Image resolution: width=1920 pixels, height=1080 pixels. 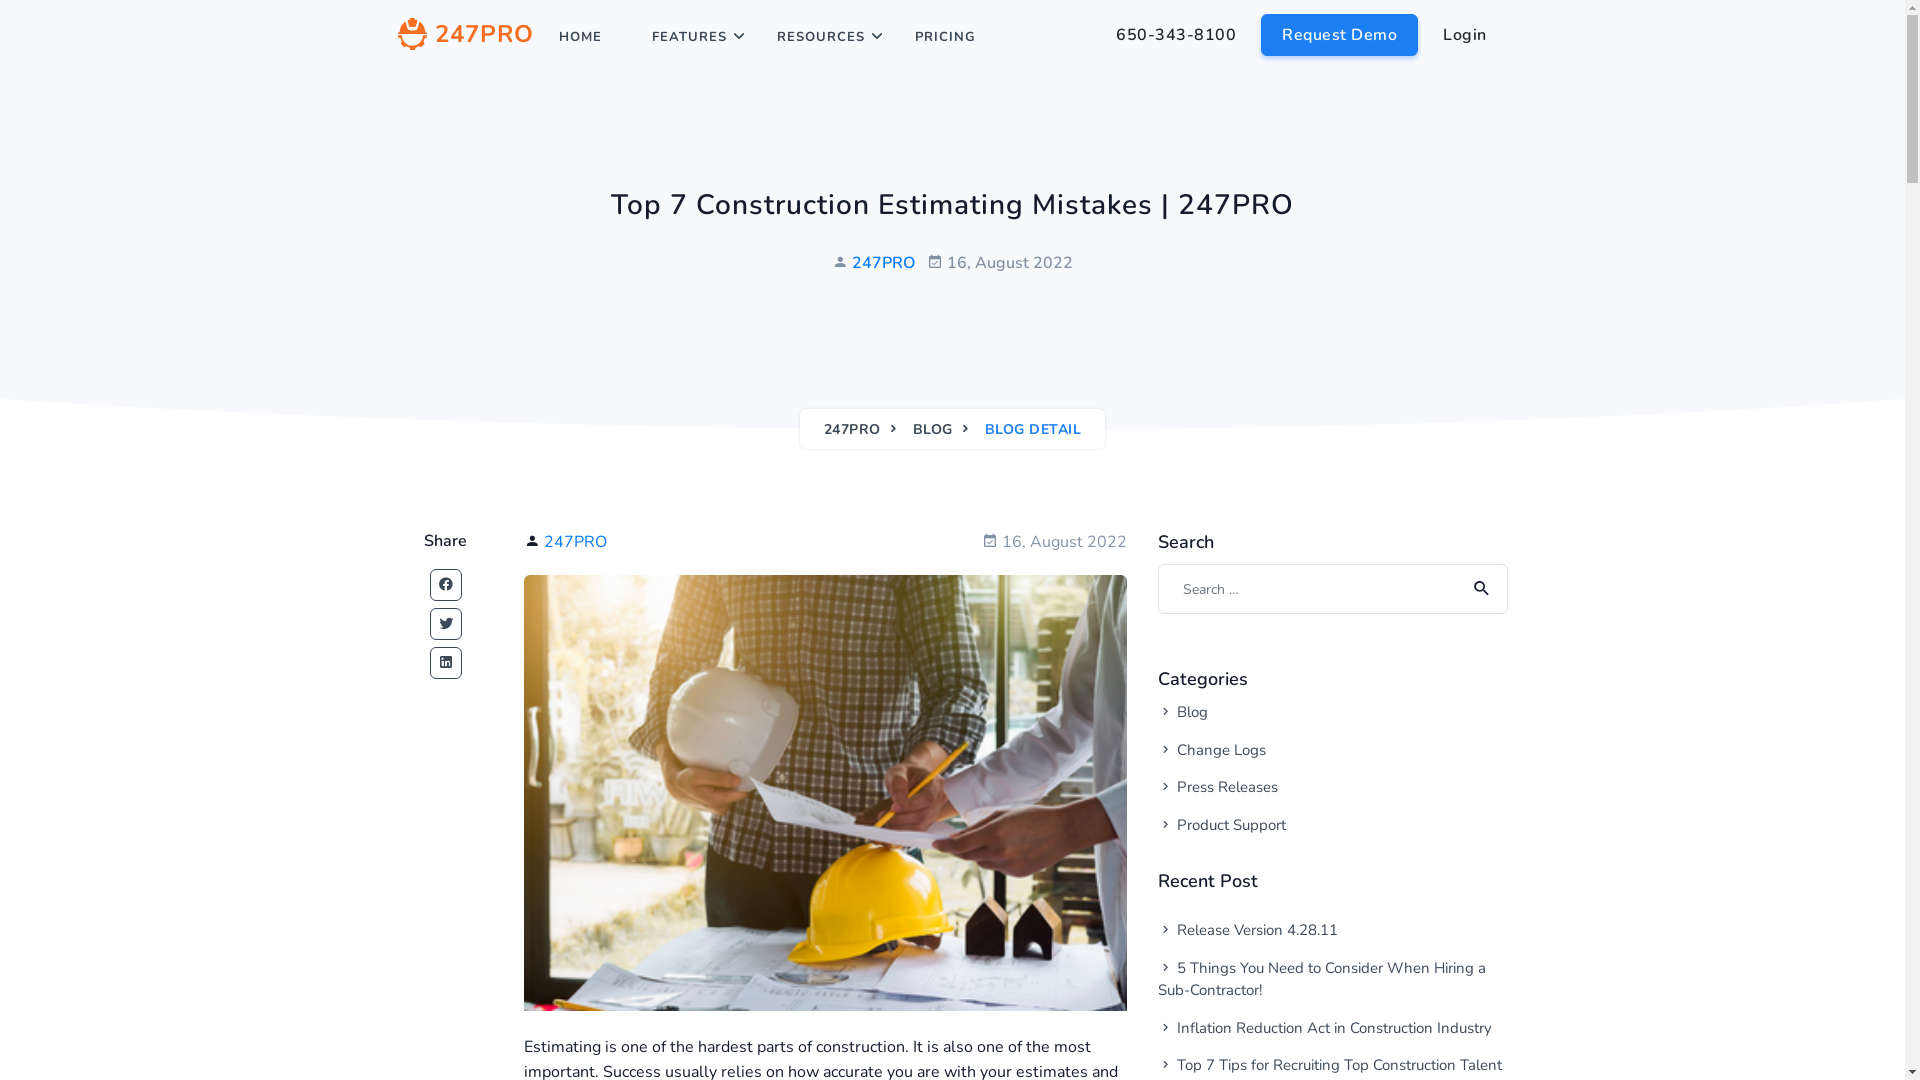 I want to click on 'Change Logs', so click(x=1289, y=749).